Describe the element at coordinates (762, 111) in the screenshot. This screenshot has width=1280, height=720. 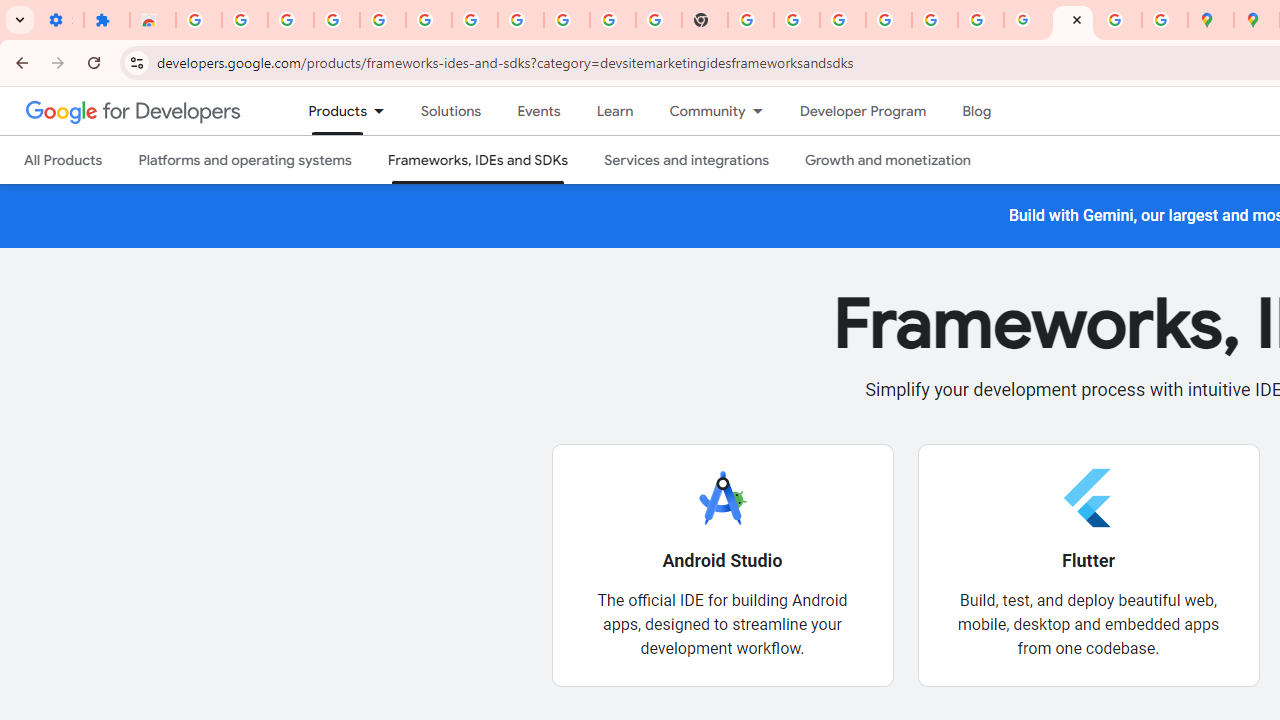
I see `'Dropdown menu for Community'` at that location.